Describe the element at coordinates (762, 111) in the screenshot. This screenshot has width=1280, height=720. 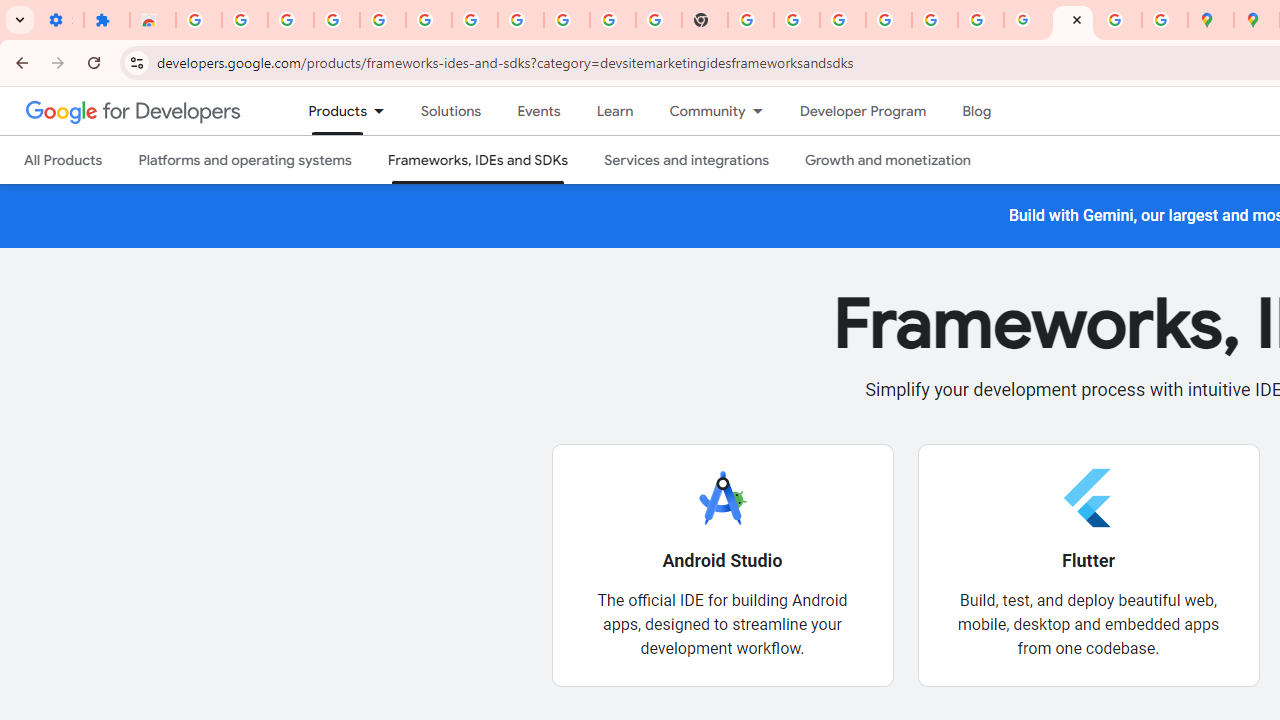
I see `'Dropdown menu for Community'` at that location.